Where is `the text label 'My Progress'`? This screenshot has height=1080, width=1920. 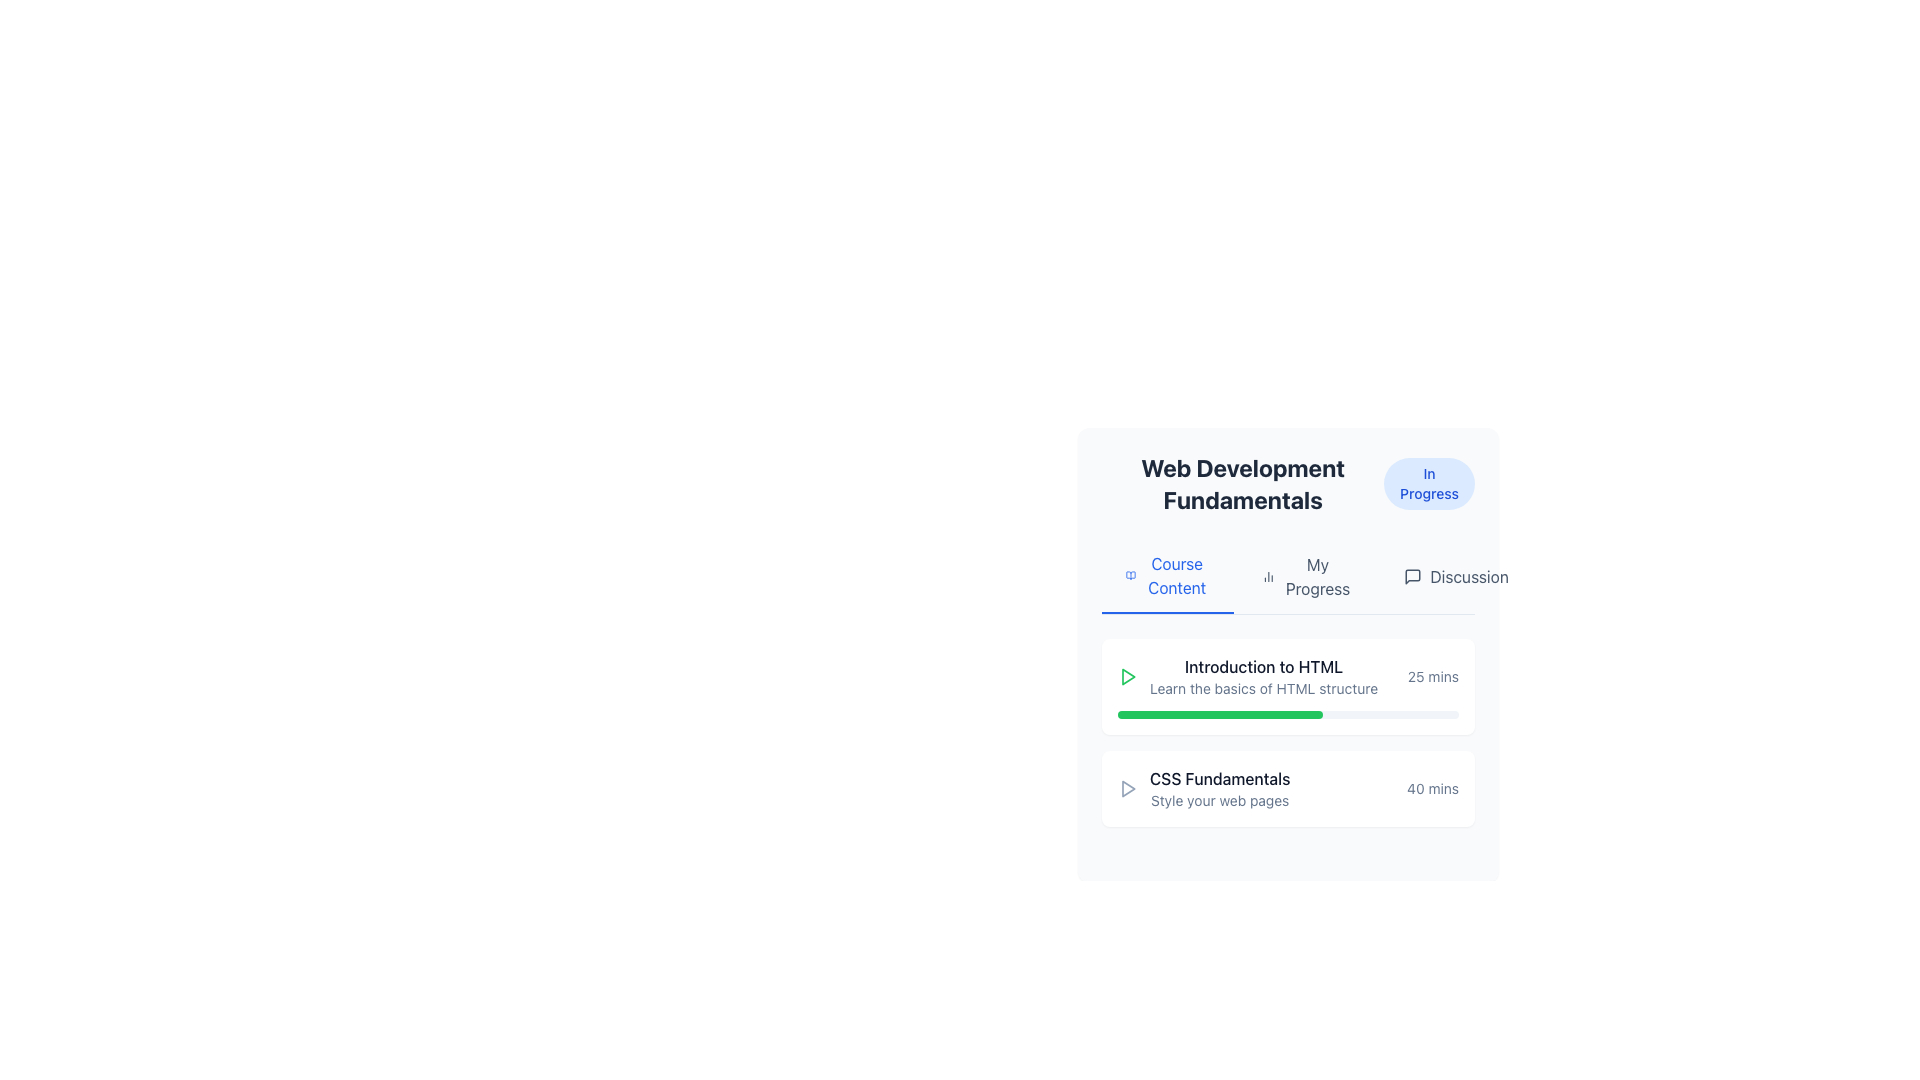
the text label 'My Progress' is located at coordinates (1318, 577).